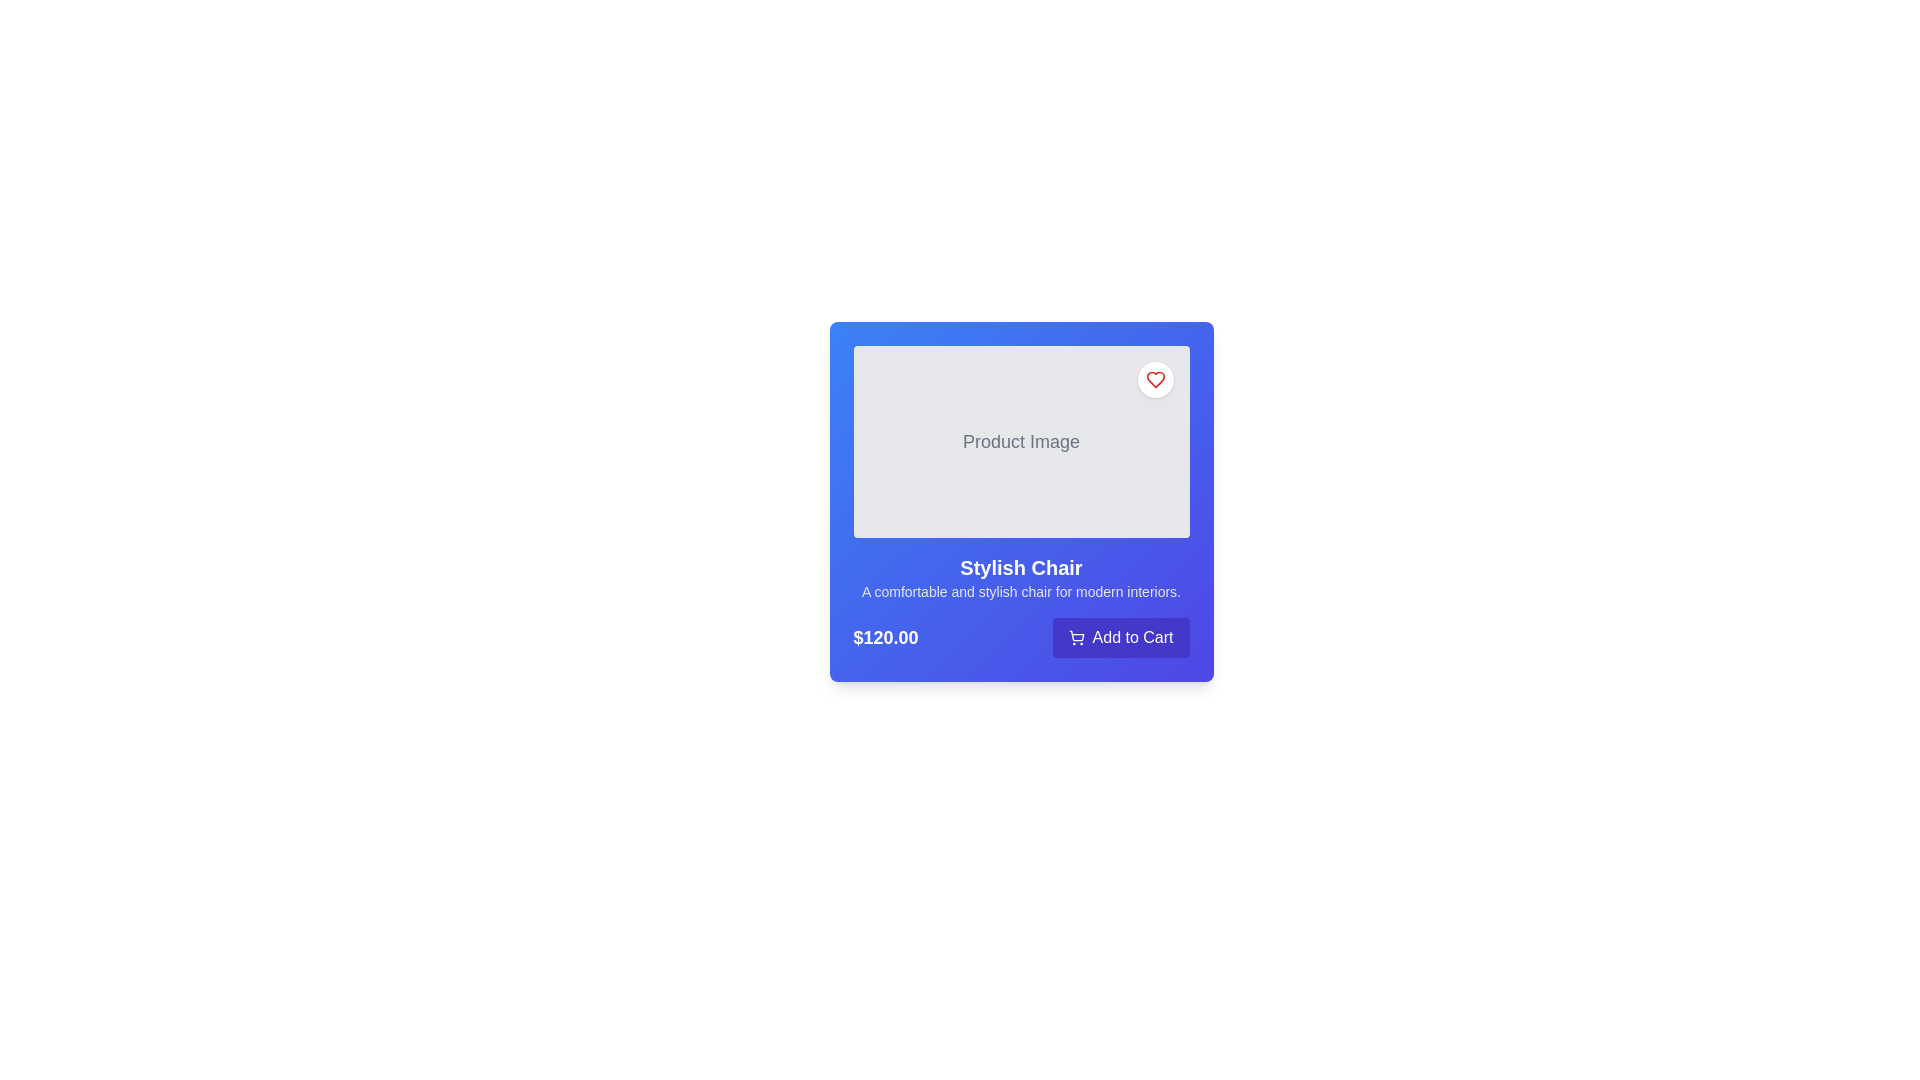 The image size is (1920, 1080). What do you see at coordinates (1132, 637) in the screenshot?
I see `the text label that triggers adding the product to the shopping cart, located at the bottom right corner of the product card` at bounding box center [1132, 637].